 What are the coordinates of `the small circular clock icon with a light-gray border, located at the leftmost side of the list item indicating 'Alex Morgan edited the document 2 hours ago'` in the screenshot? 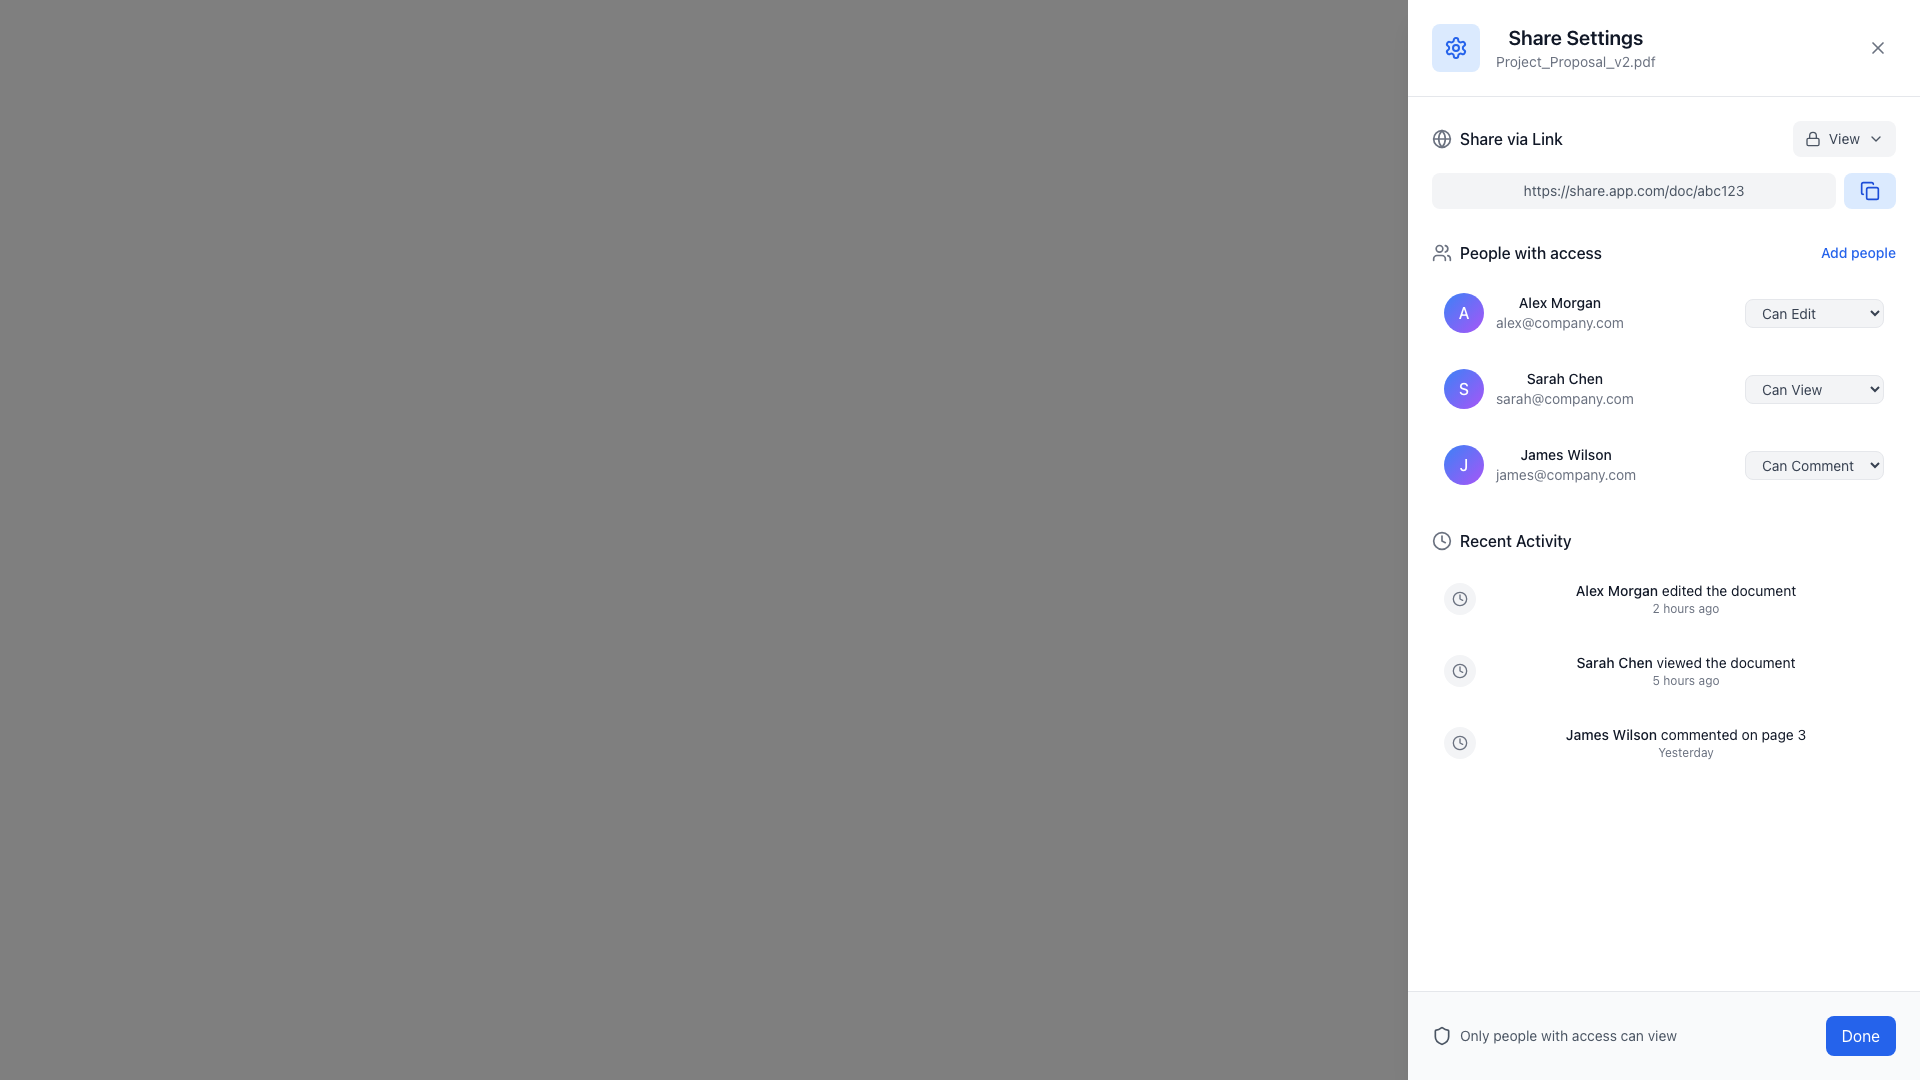 It's located at (1459, 597).